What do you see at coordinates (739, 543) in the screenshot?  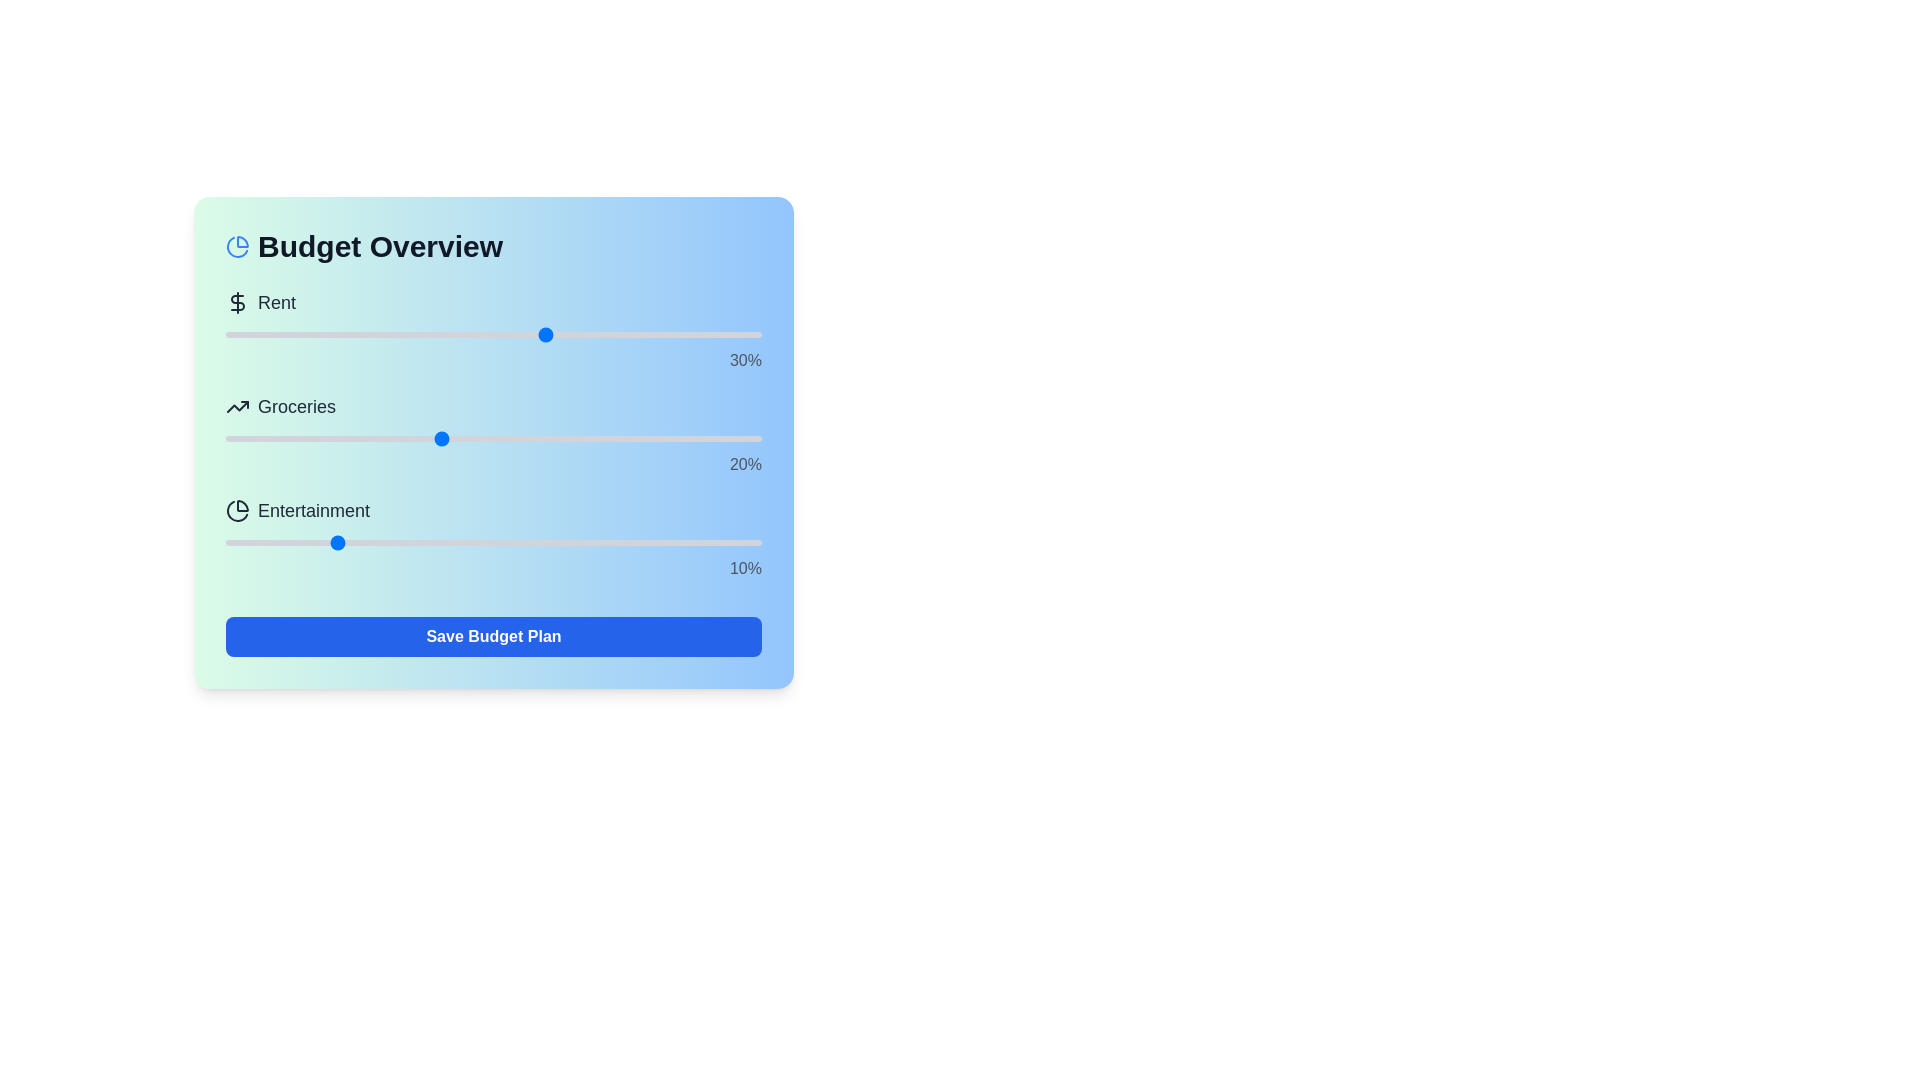 I see `the slider` at bounding box center [739, 543].